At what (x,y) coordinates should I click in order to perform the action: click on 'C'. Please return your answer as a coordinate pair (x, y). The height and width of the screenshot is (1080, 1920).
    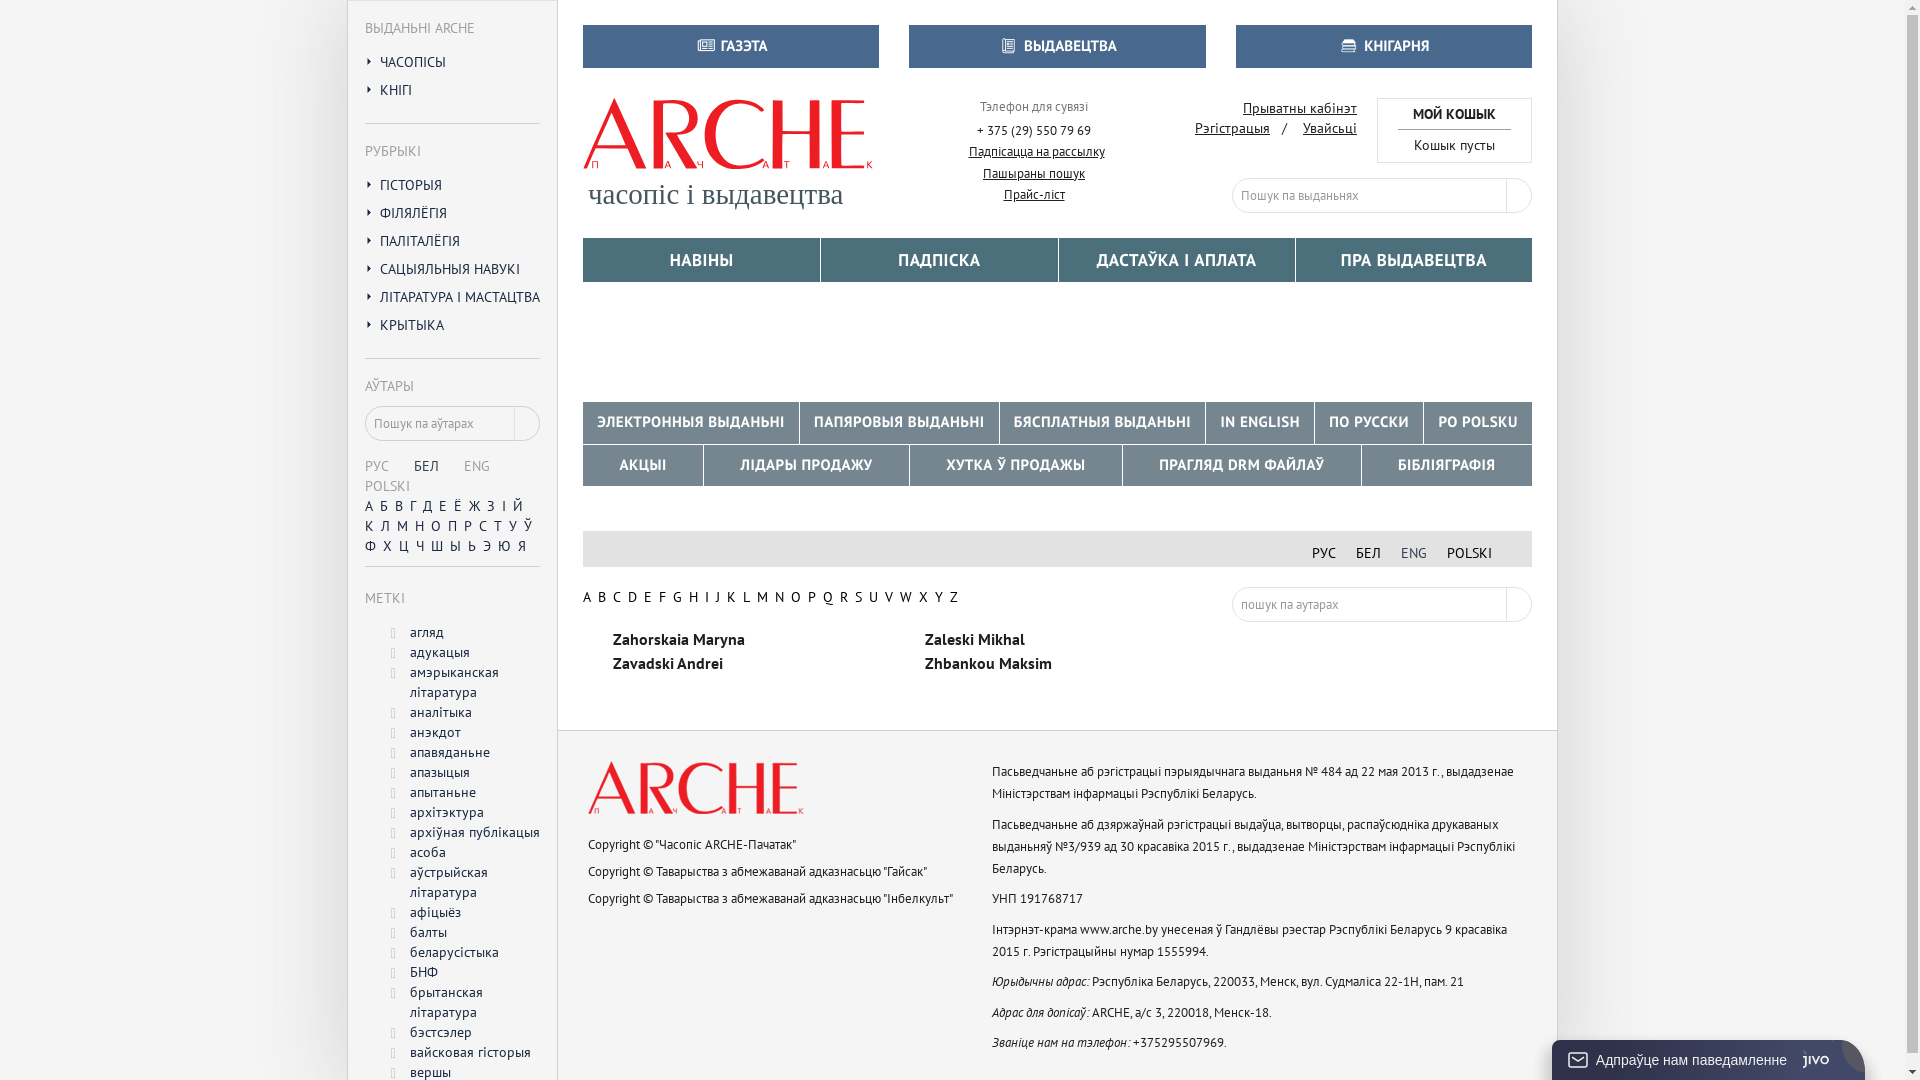
    Looking at the image, I should click on (612, 596).